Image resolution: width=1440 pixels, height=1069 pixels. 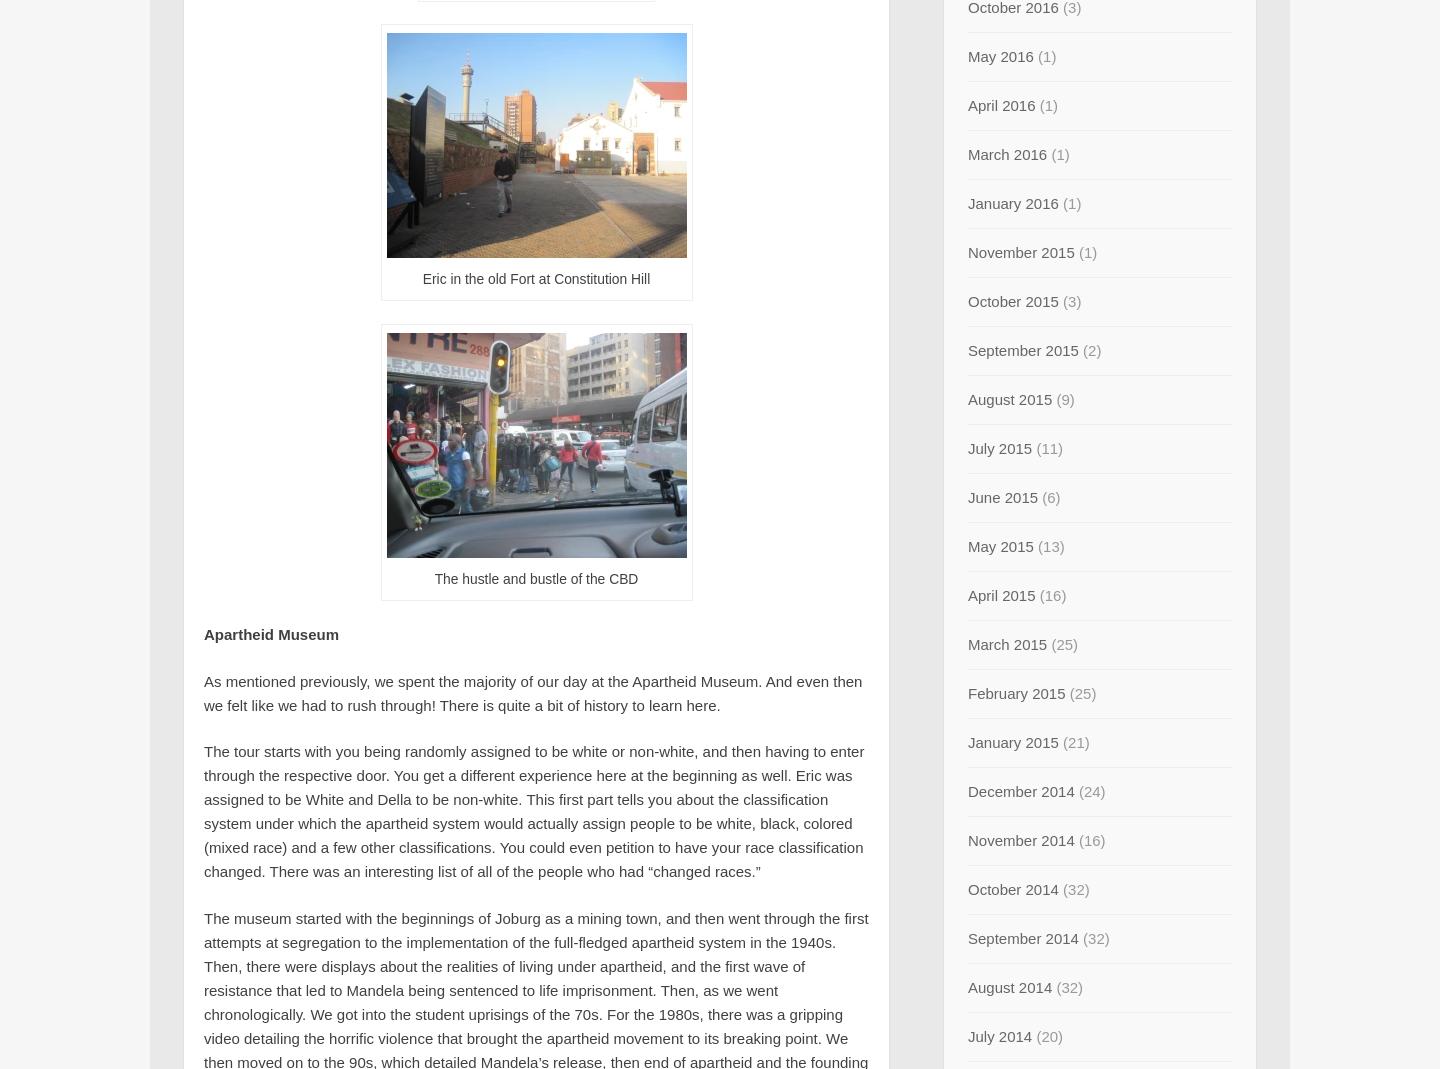 What do you see at coordinates (1015, 692) in the screenshot?
I see `'February 2015'` at bounding box center [1015, 692].